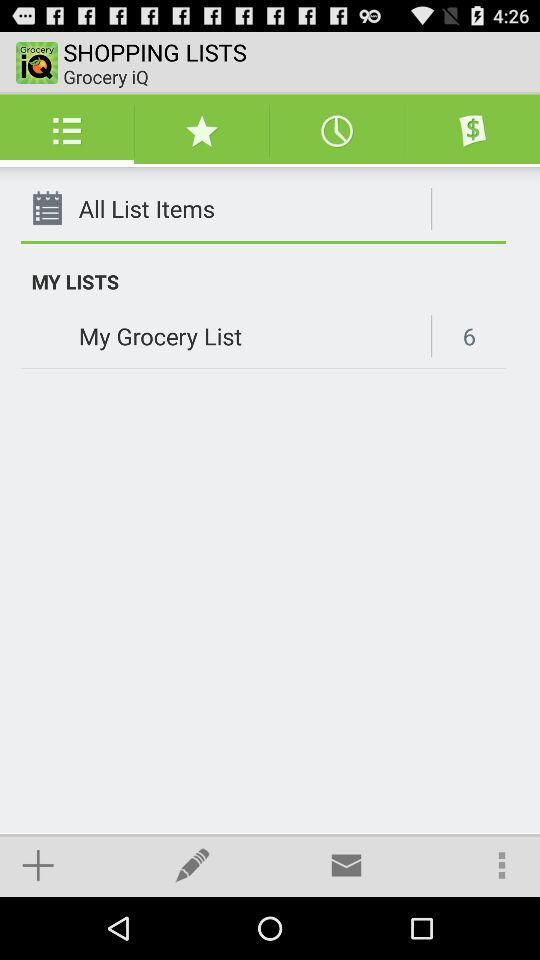 This screenshot has width=540, height=960. I want to click on item below 6 item, so click(500, 864).